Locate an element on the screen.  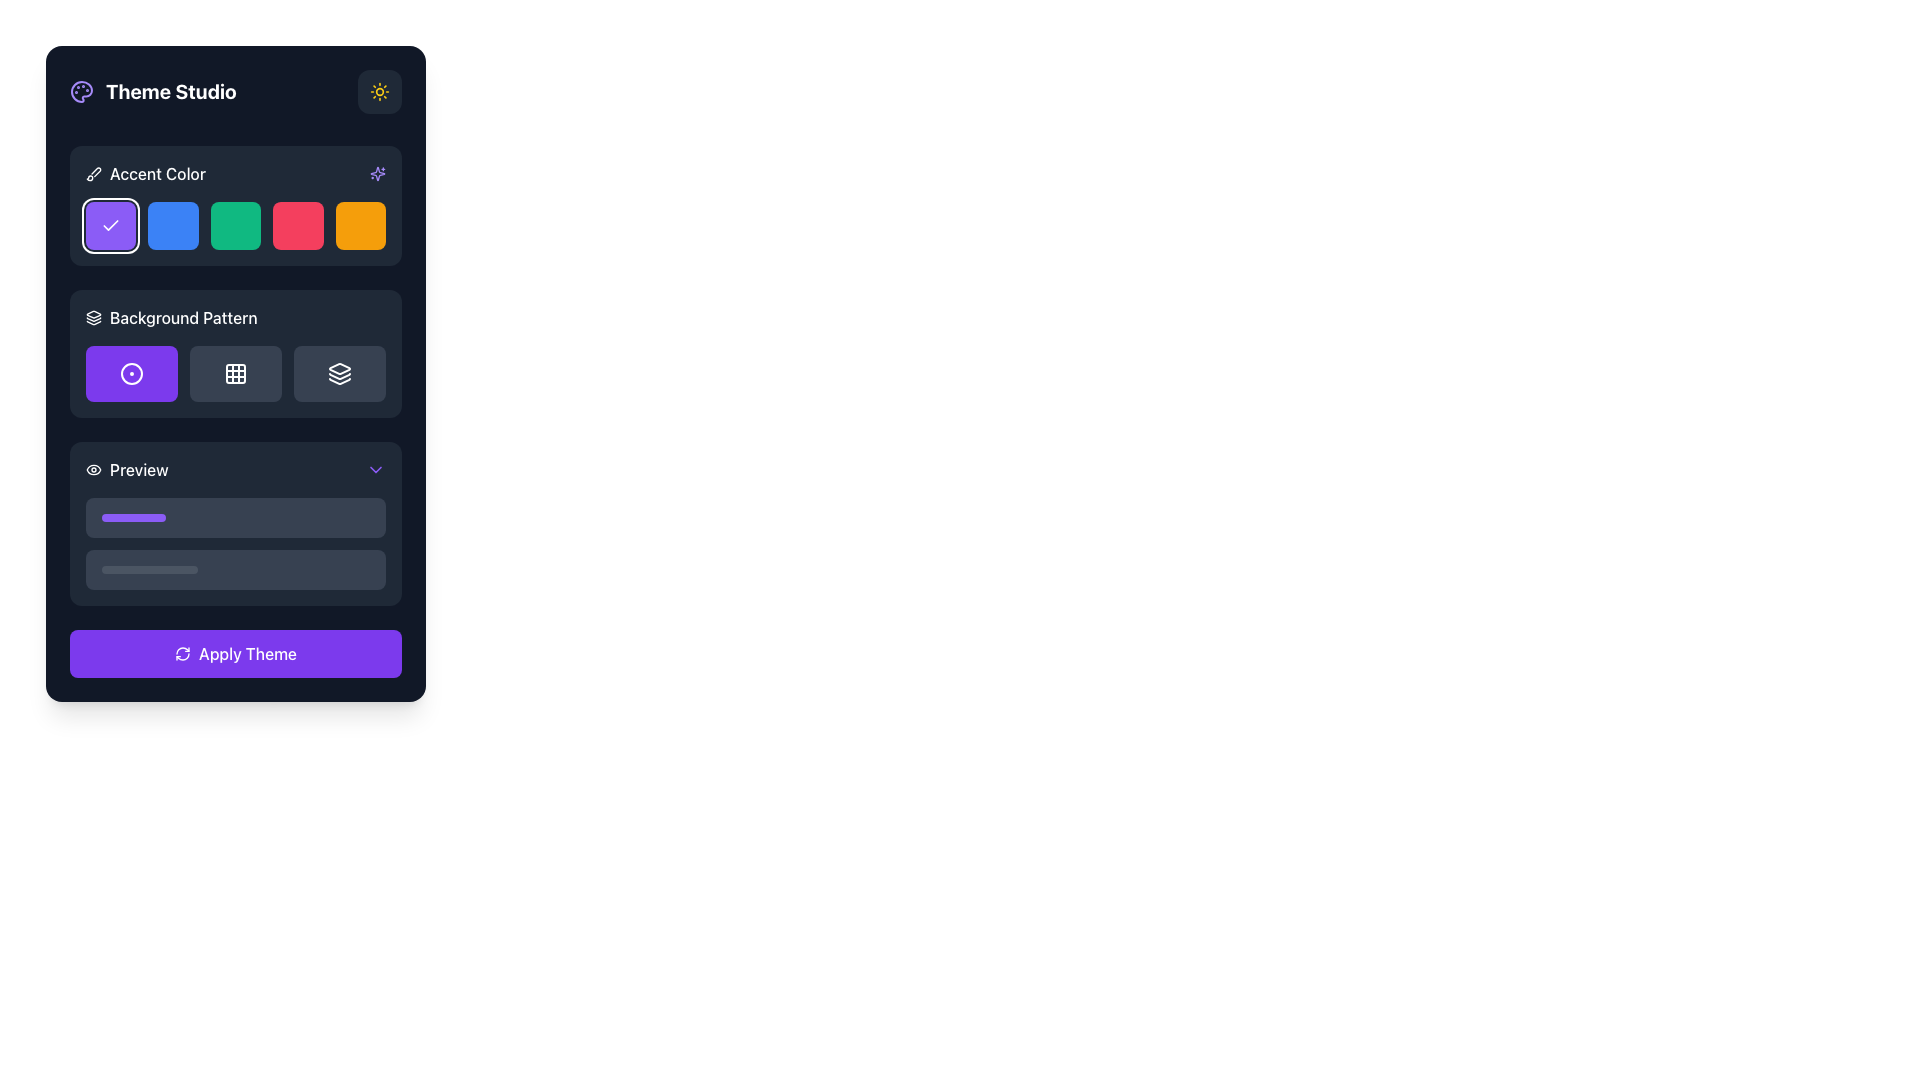
the rightmost icon button, which consists of three stylized stacked rectangles in white color, located in the 'Background Pattern' section is located at coordinates (340, 374).